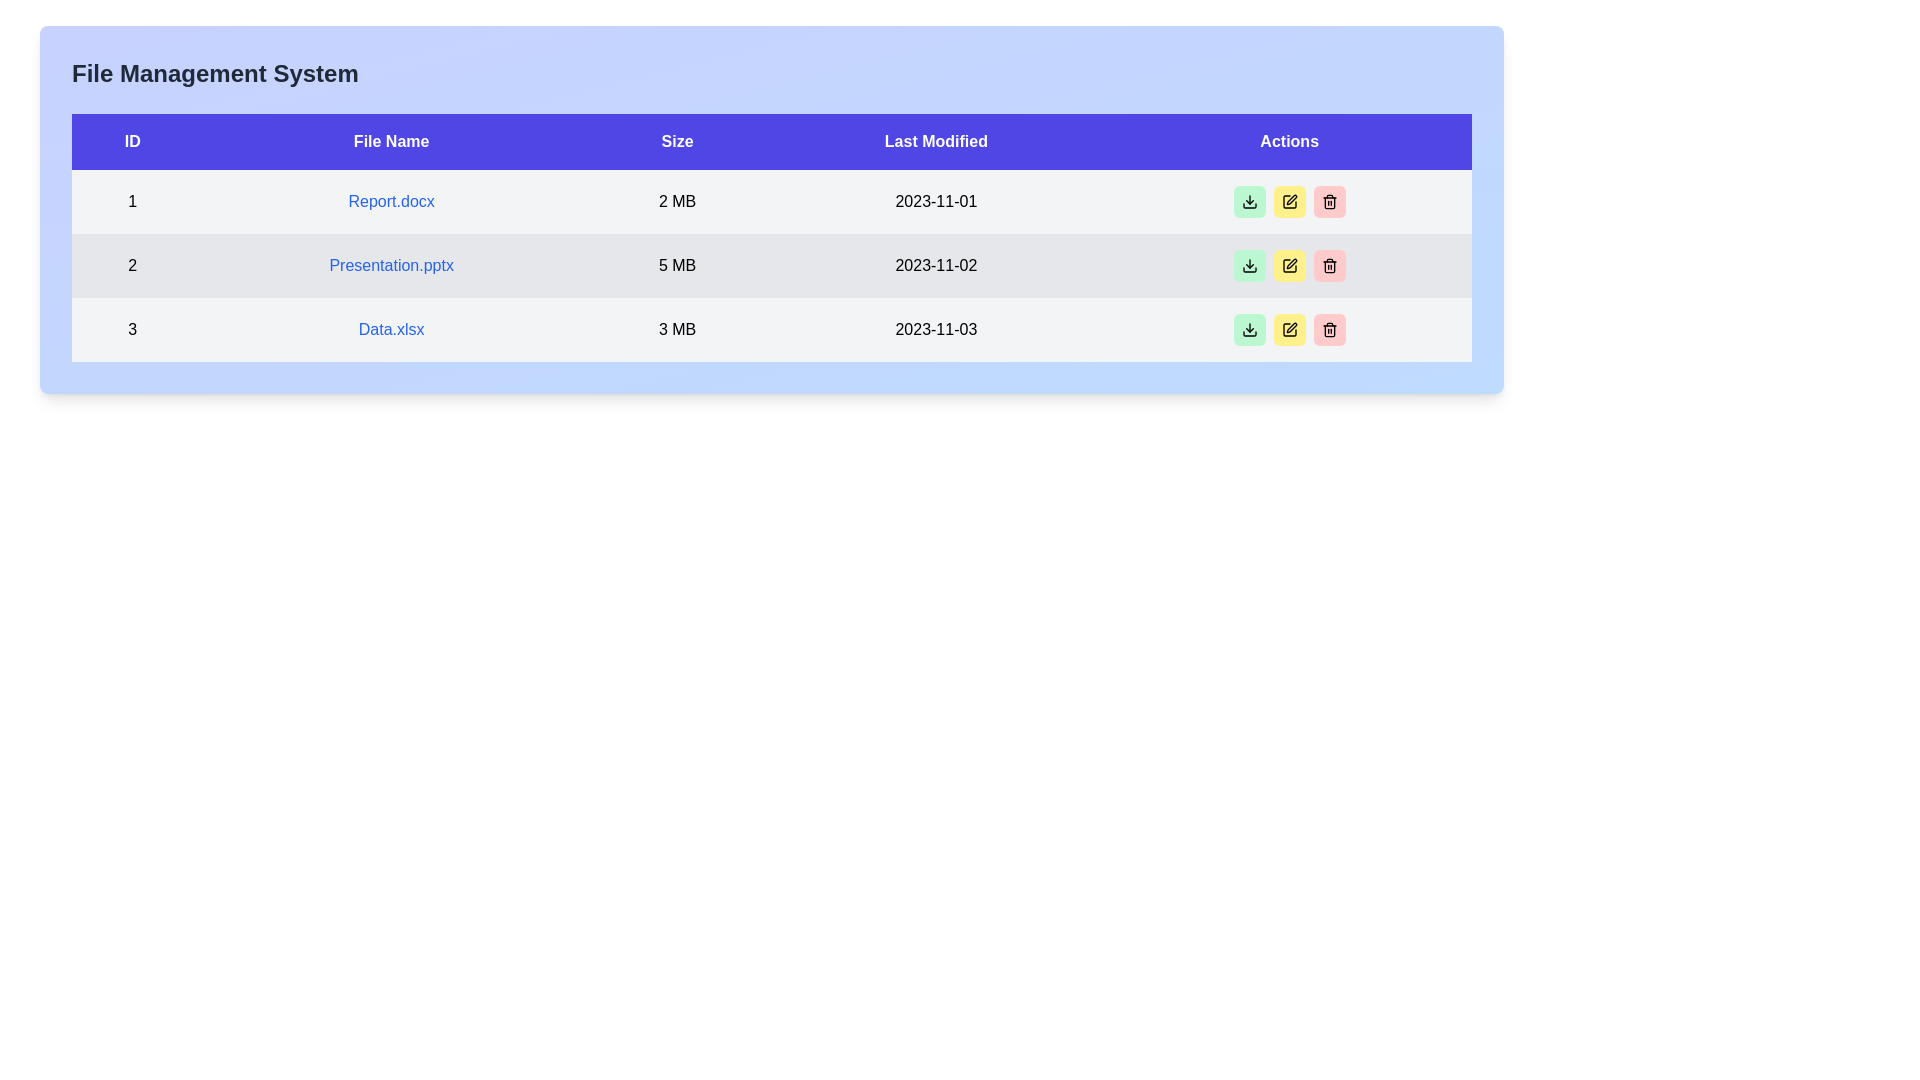  What do you see at coordinates (677, 265) in the screenshot?
I see `the text label displaying '5 MB' in the 'Size' column of a table, which is located in the third cell of the second row, next to 'Presentation.pptx'` at bounding box center [677, 265].